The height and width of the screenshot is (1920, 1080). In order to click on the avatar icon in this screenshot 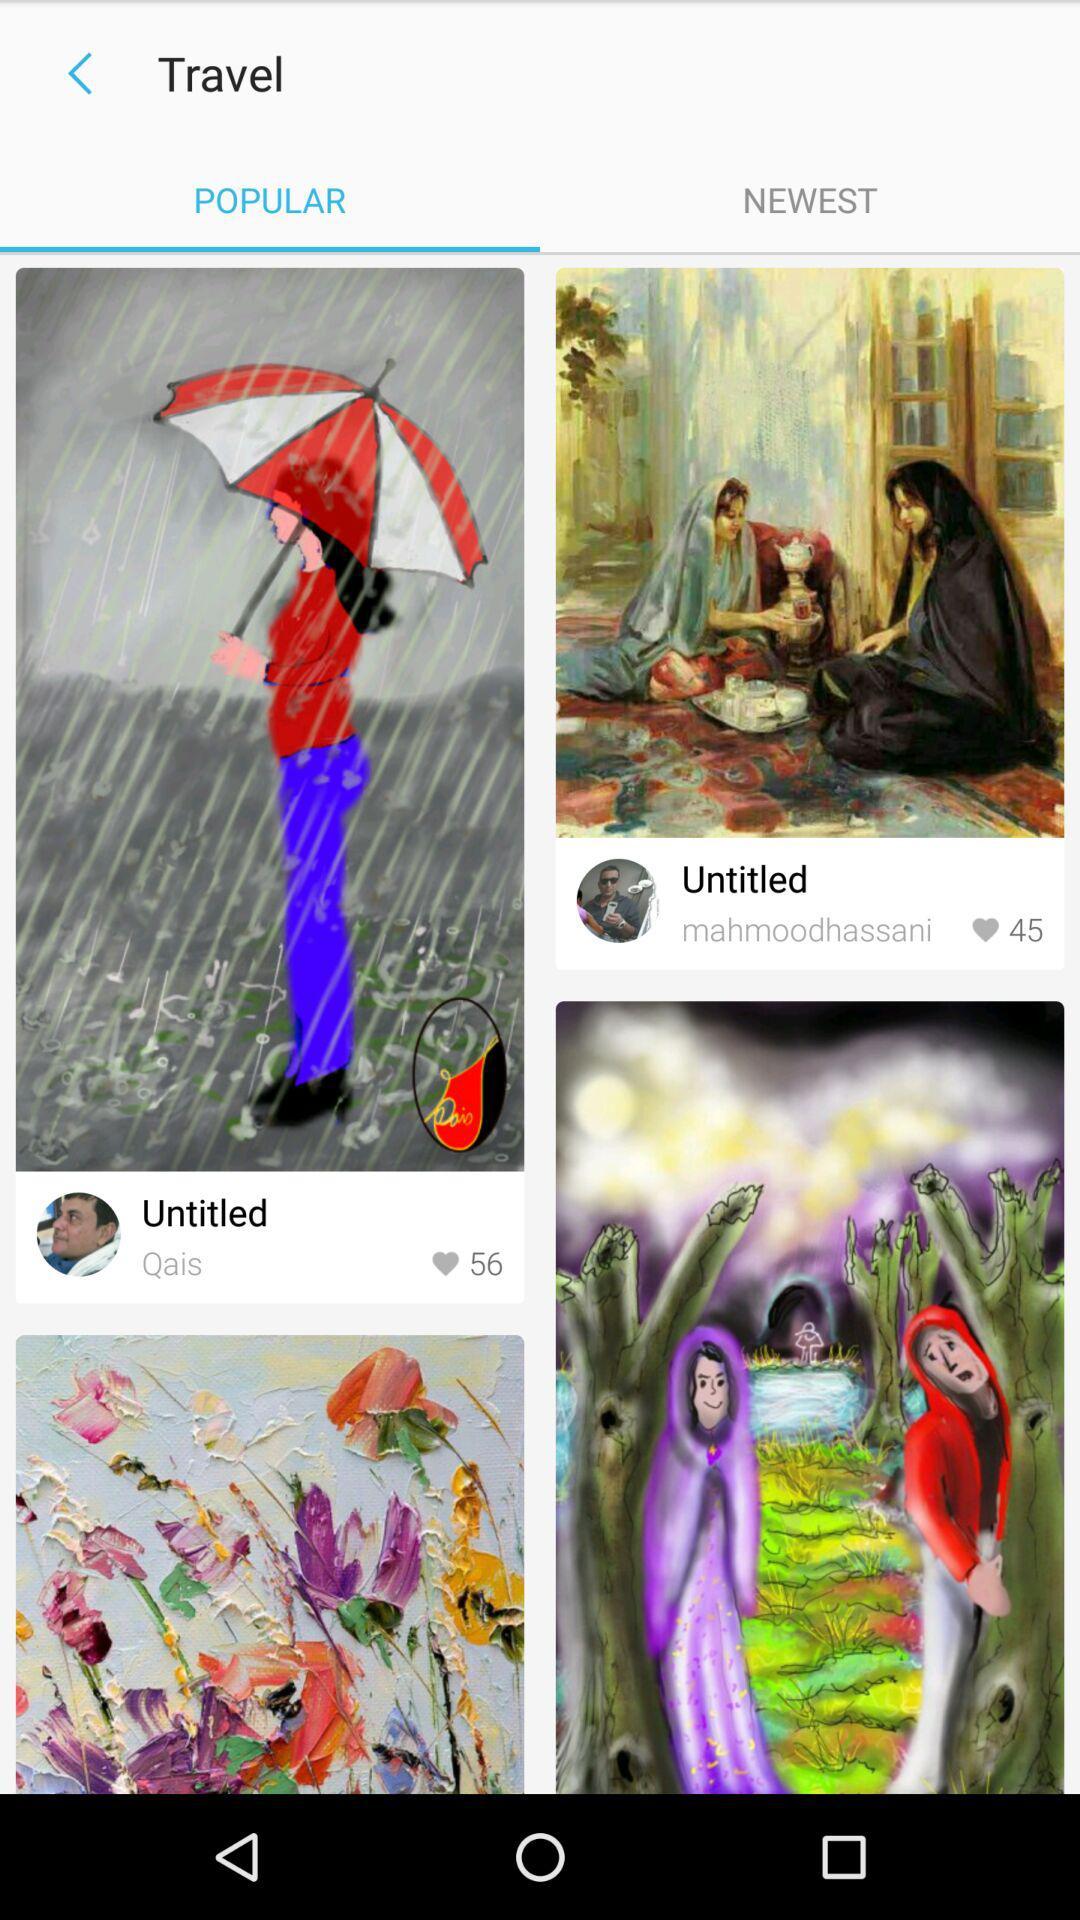, I will do `click(77, 1233)`.